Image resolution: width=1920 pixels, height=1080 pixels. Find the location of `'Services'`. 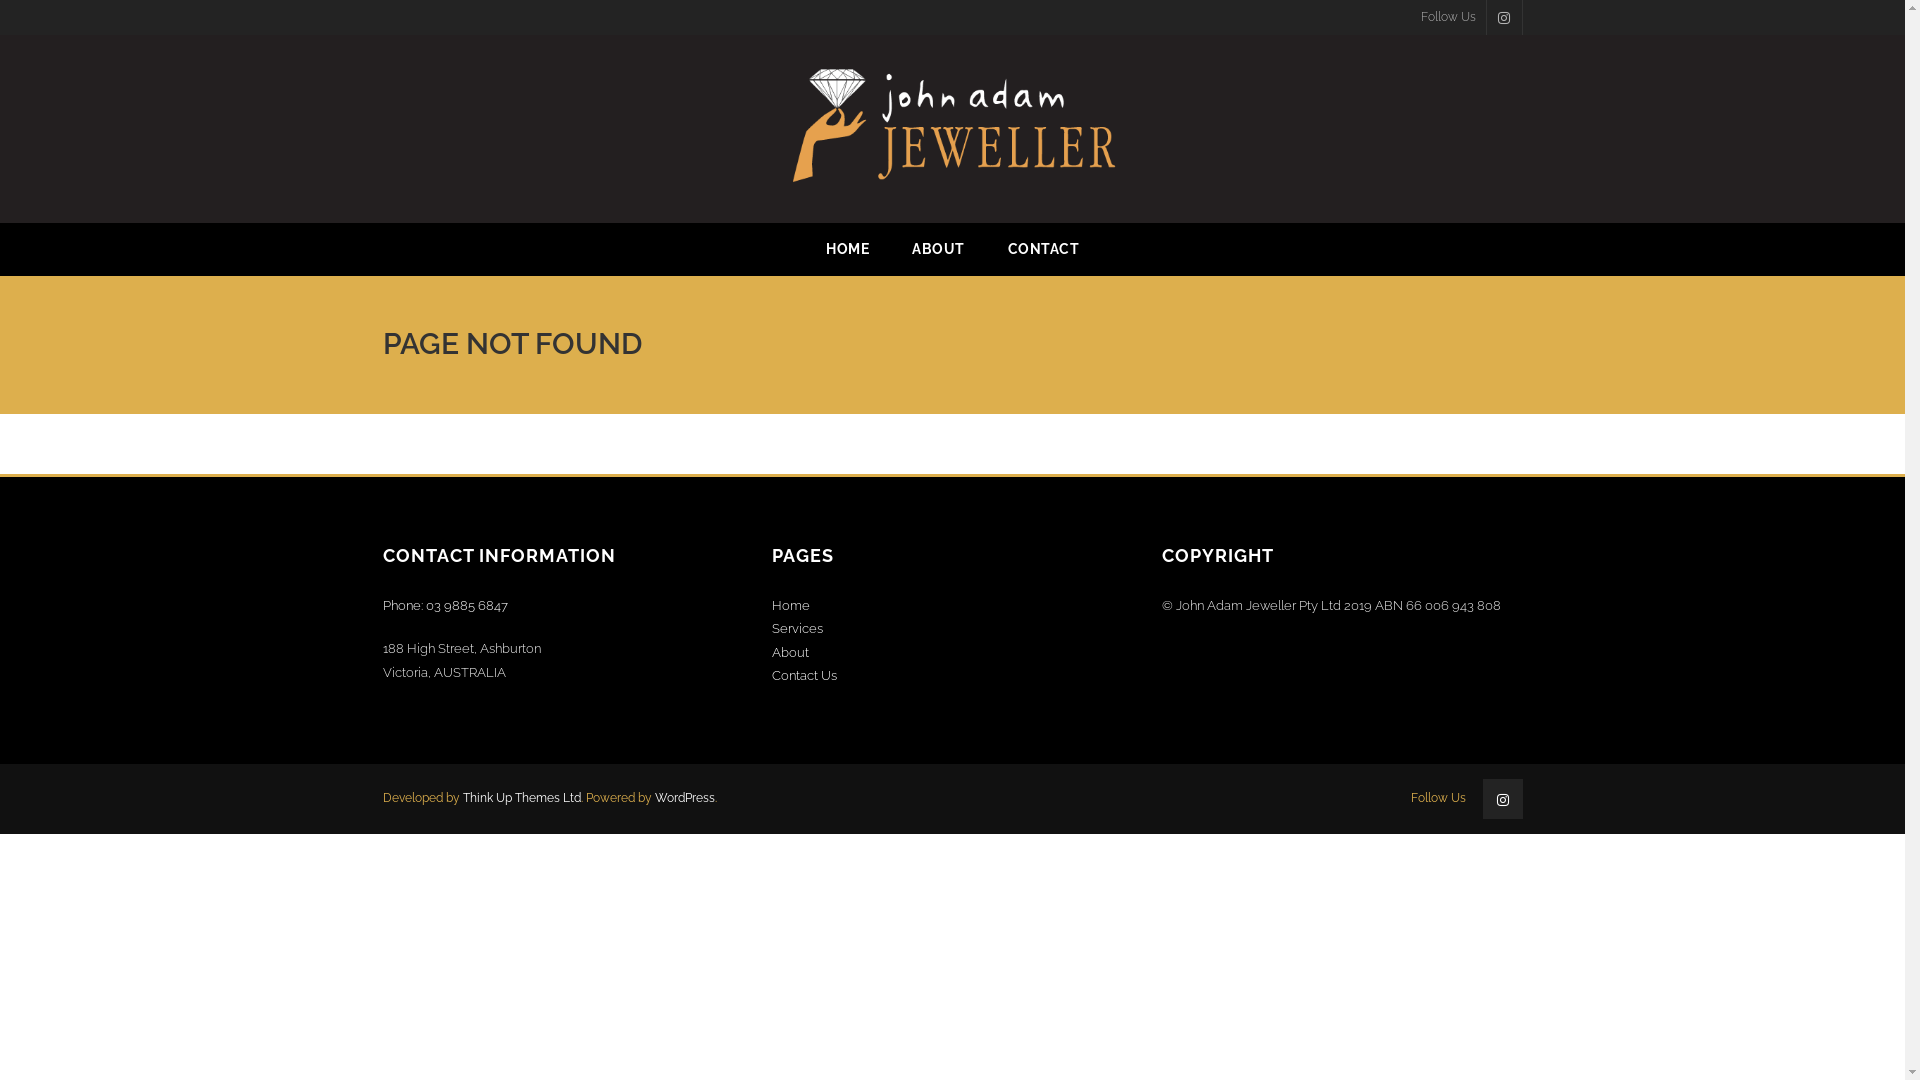

'Services' is located at coordinates (771, 627).